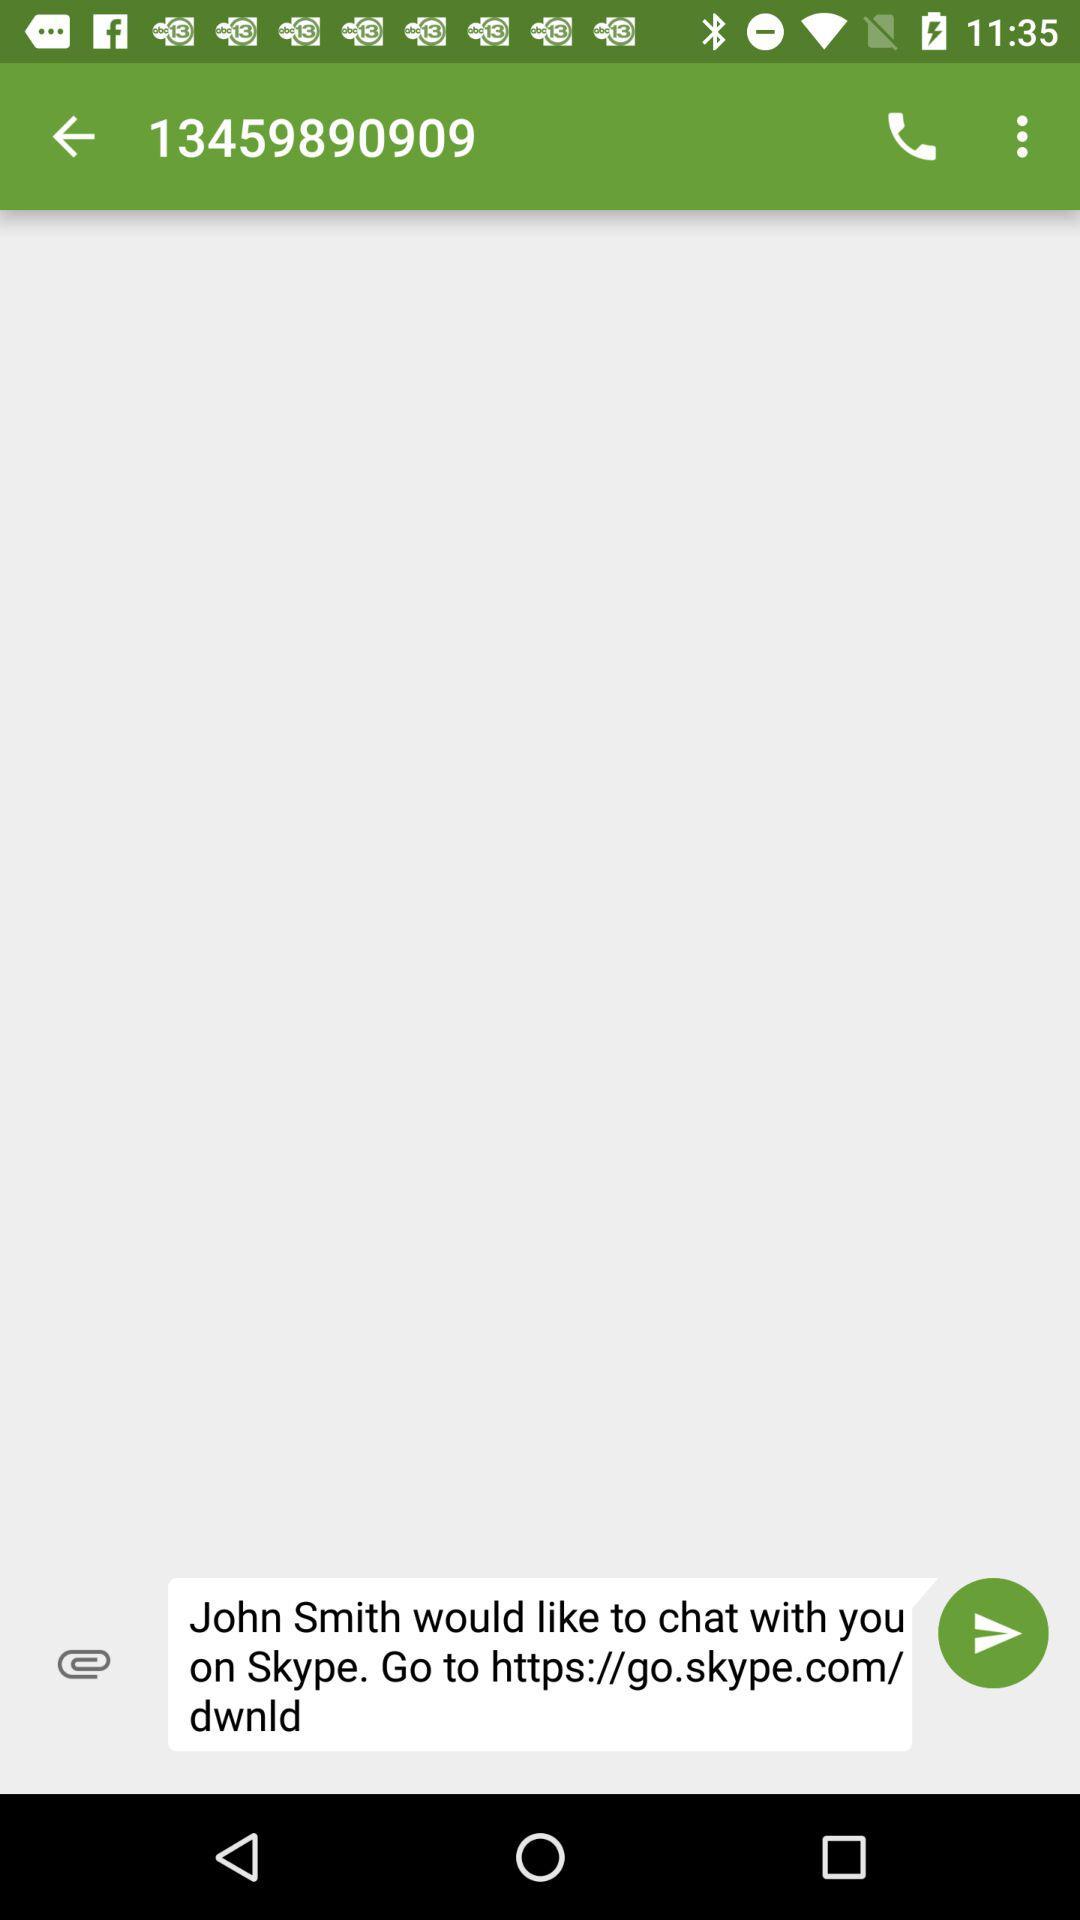 This screenshot has width=1080, height=1920. What do you see at coordinates (993, 1633) in the screenshot?
I see `the send icon` at bounding box center [993, 1633].